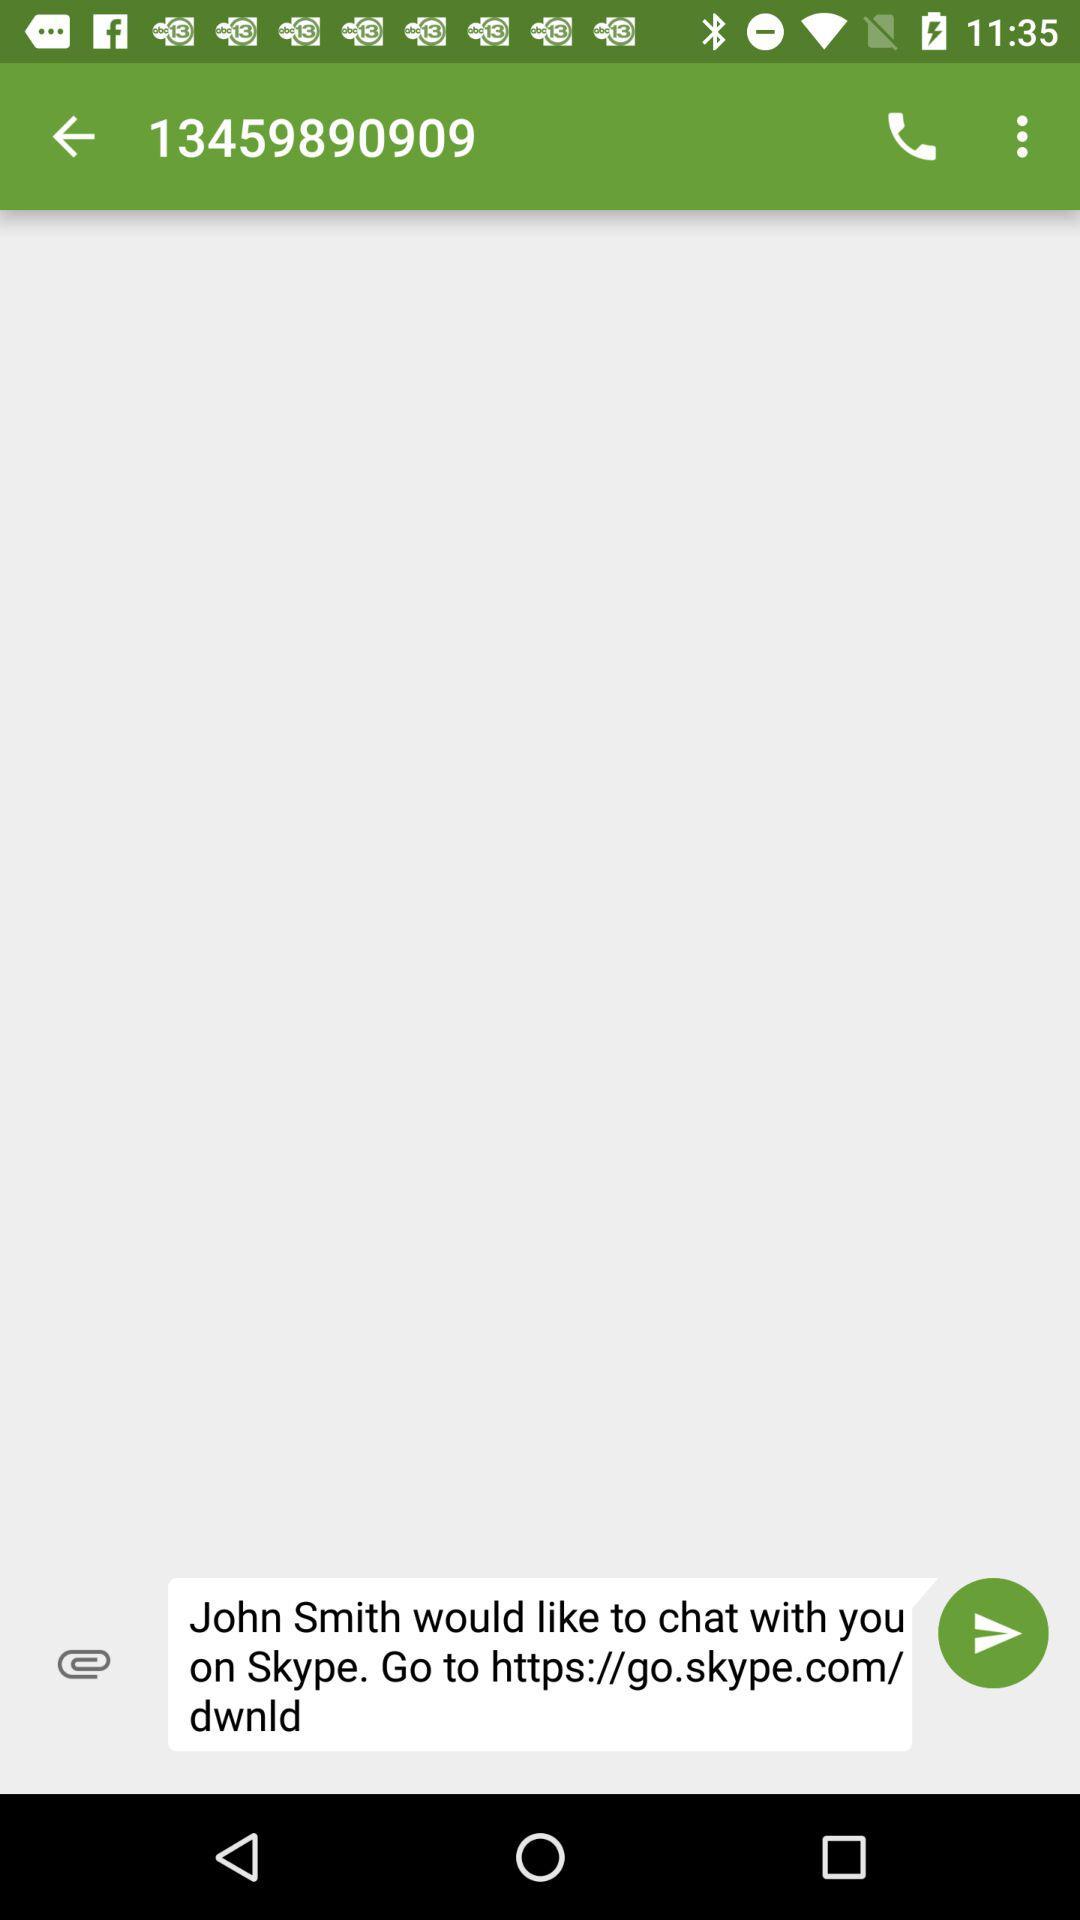 This screenshot has width=1080, height=1920. What do you see at coordinates (993, 1633) in the screenshot?
I see `the send icon` at bounding box center [993, 1633].